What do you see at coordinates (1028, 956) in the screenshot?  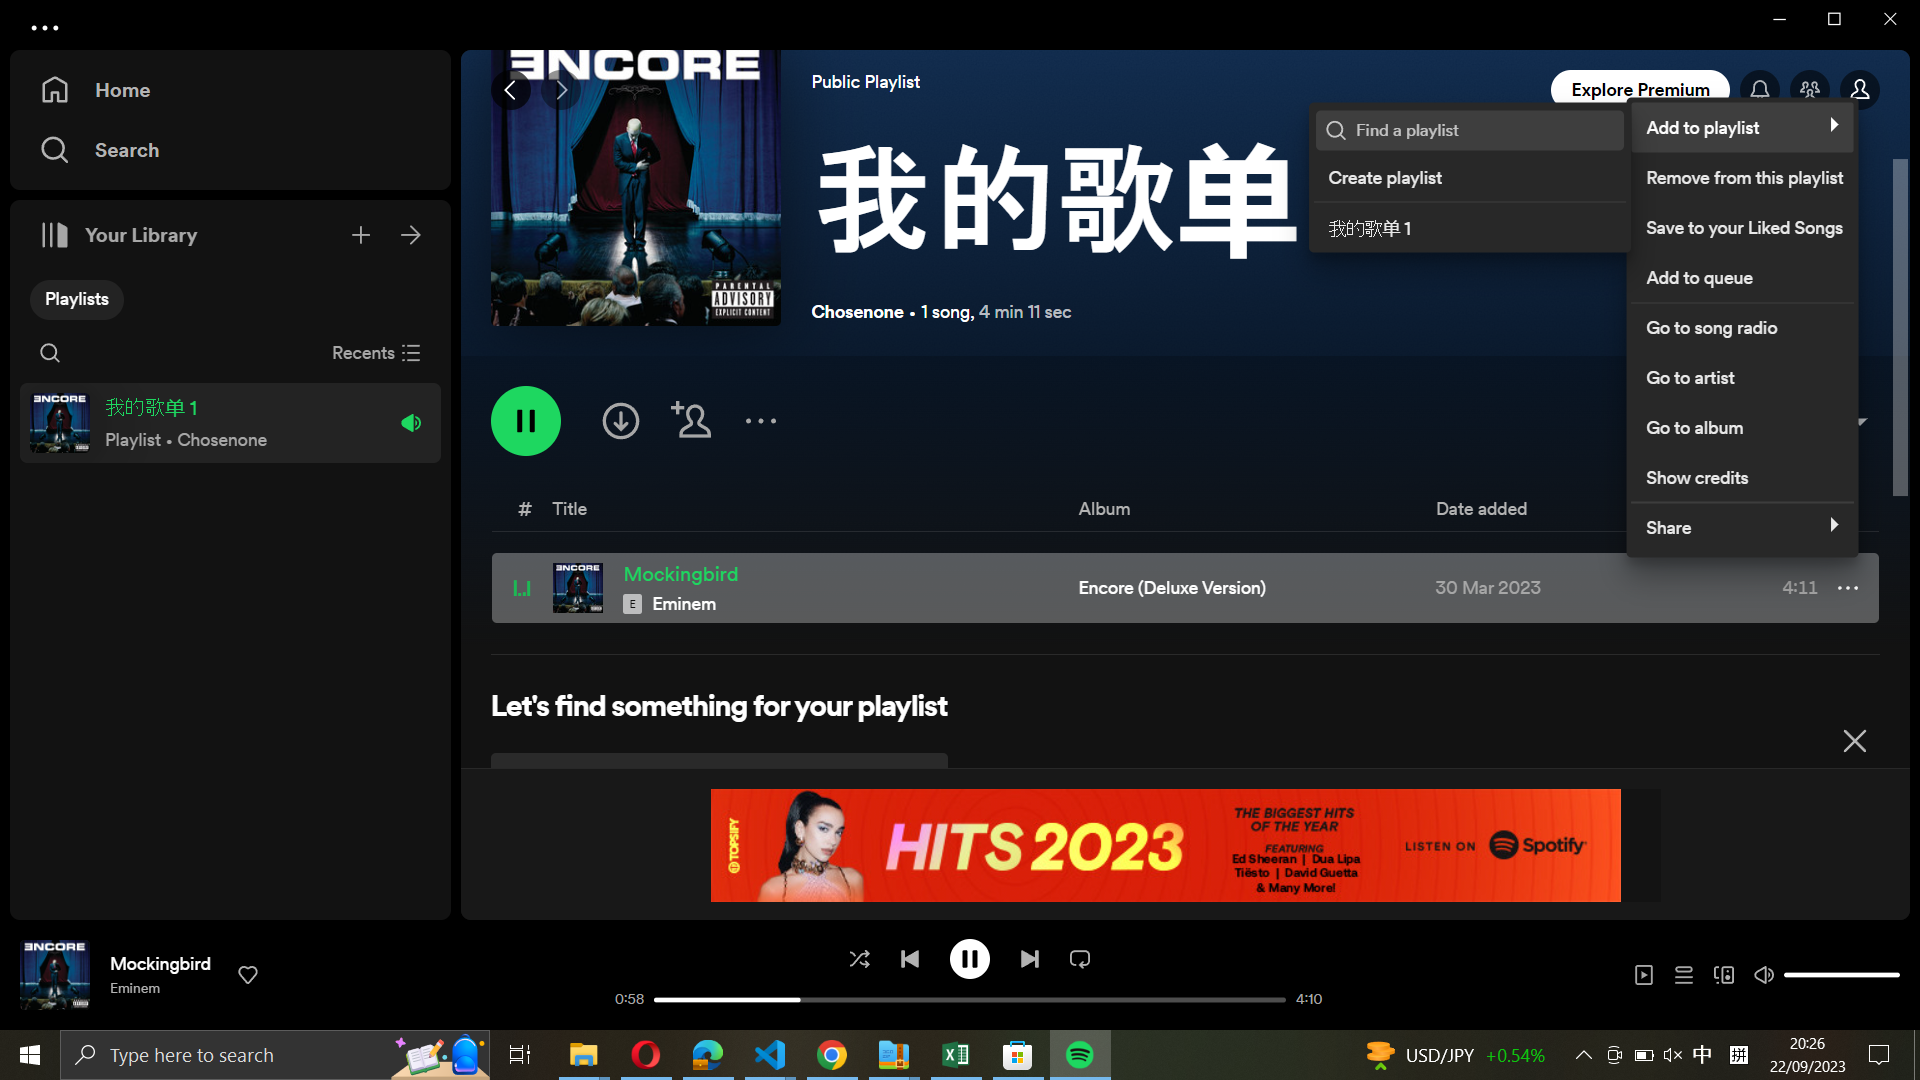 I see `Proceed with the following music piece` at bounding box center [1028, 956].